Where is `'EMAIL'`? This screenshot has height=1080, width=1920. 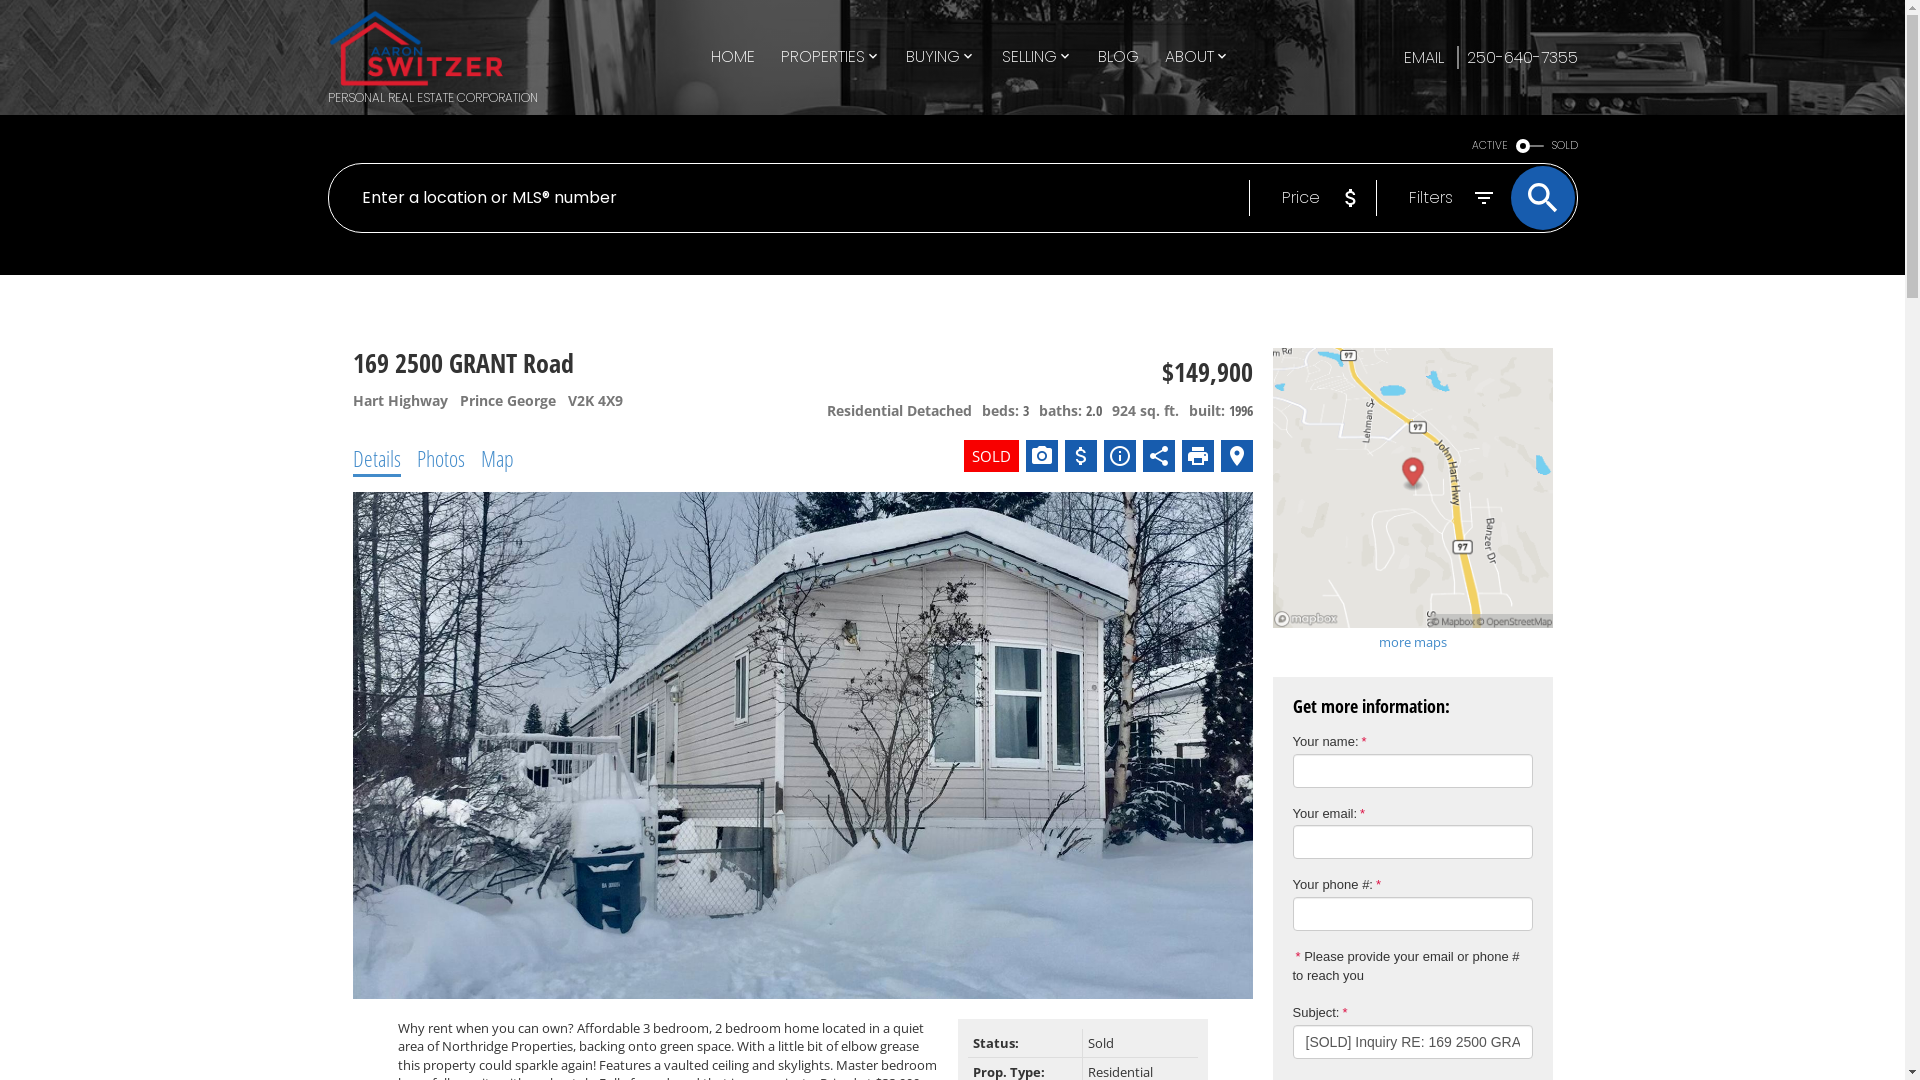
'EMAIL' is located at coordinates (1425, 56).